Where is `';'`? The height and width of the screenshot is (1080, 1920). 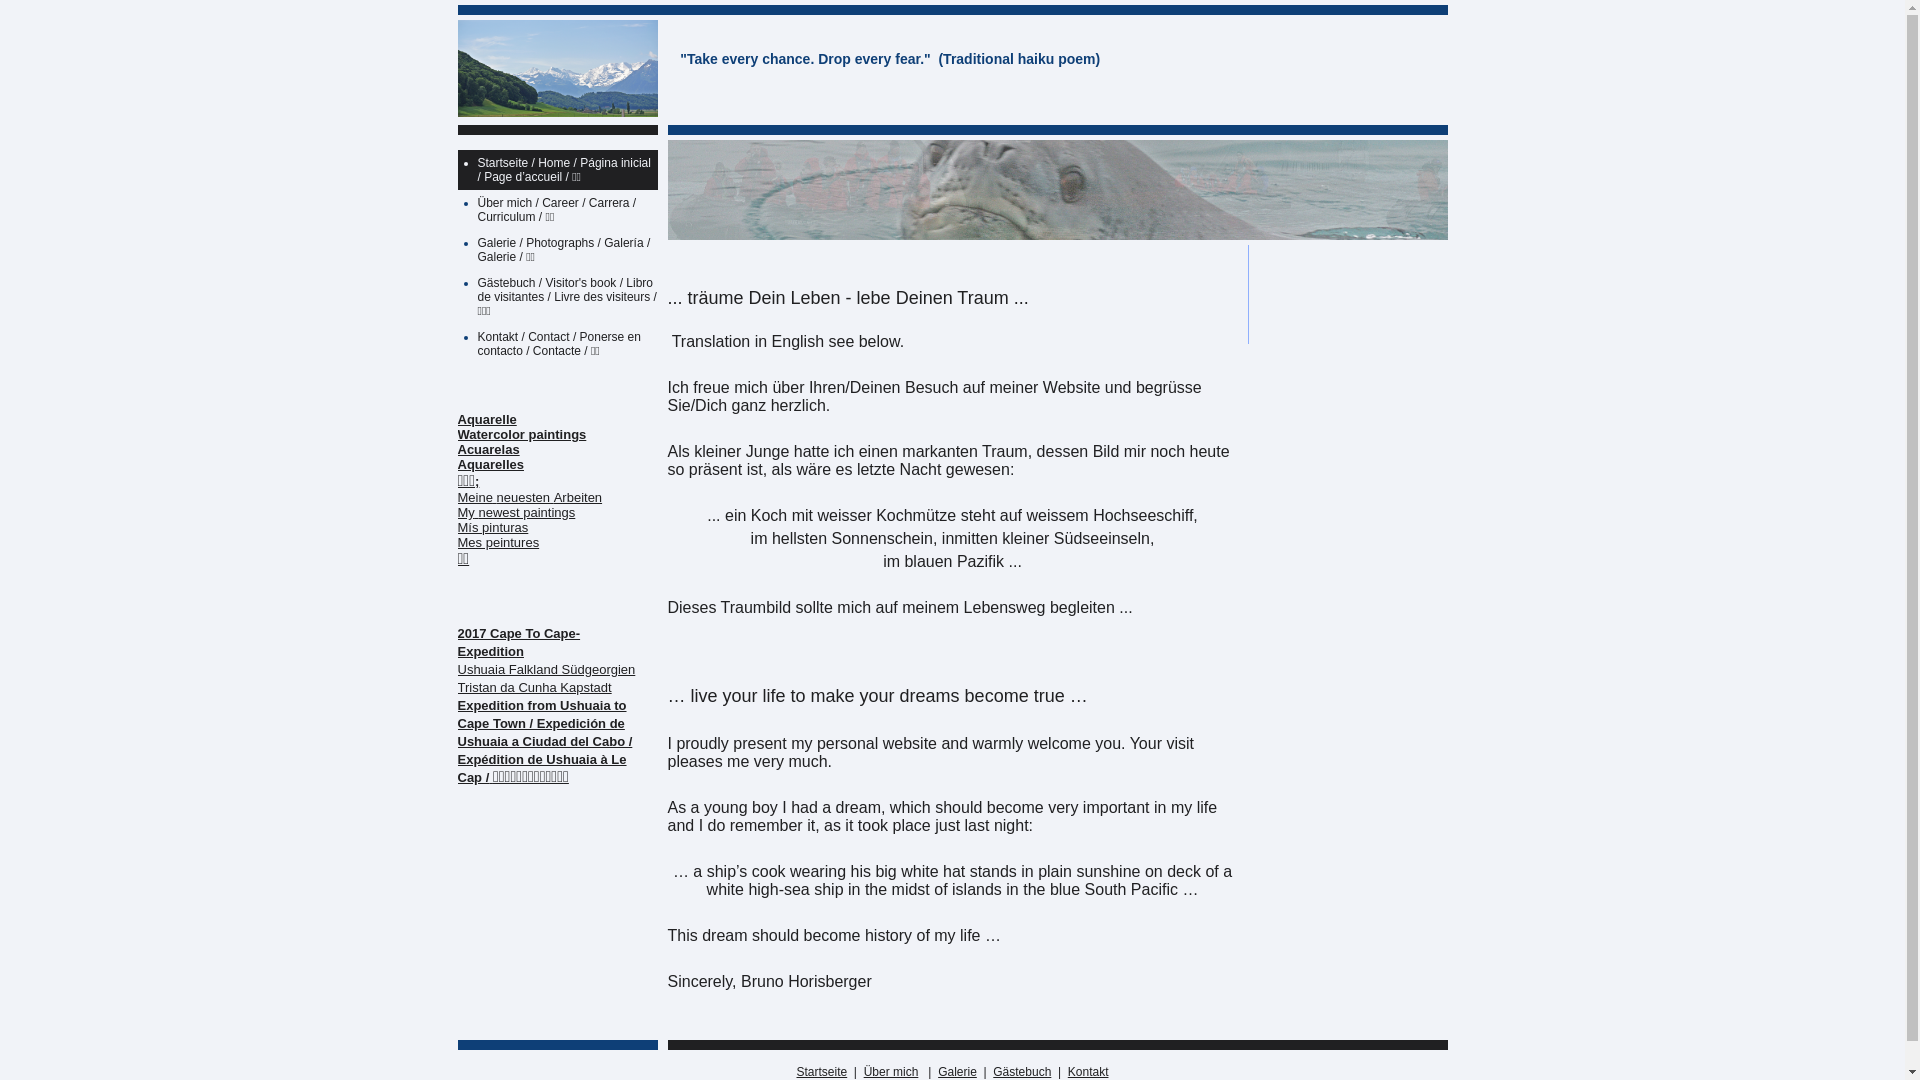
';' is located at coordinates (475, 481).